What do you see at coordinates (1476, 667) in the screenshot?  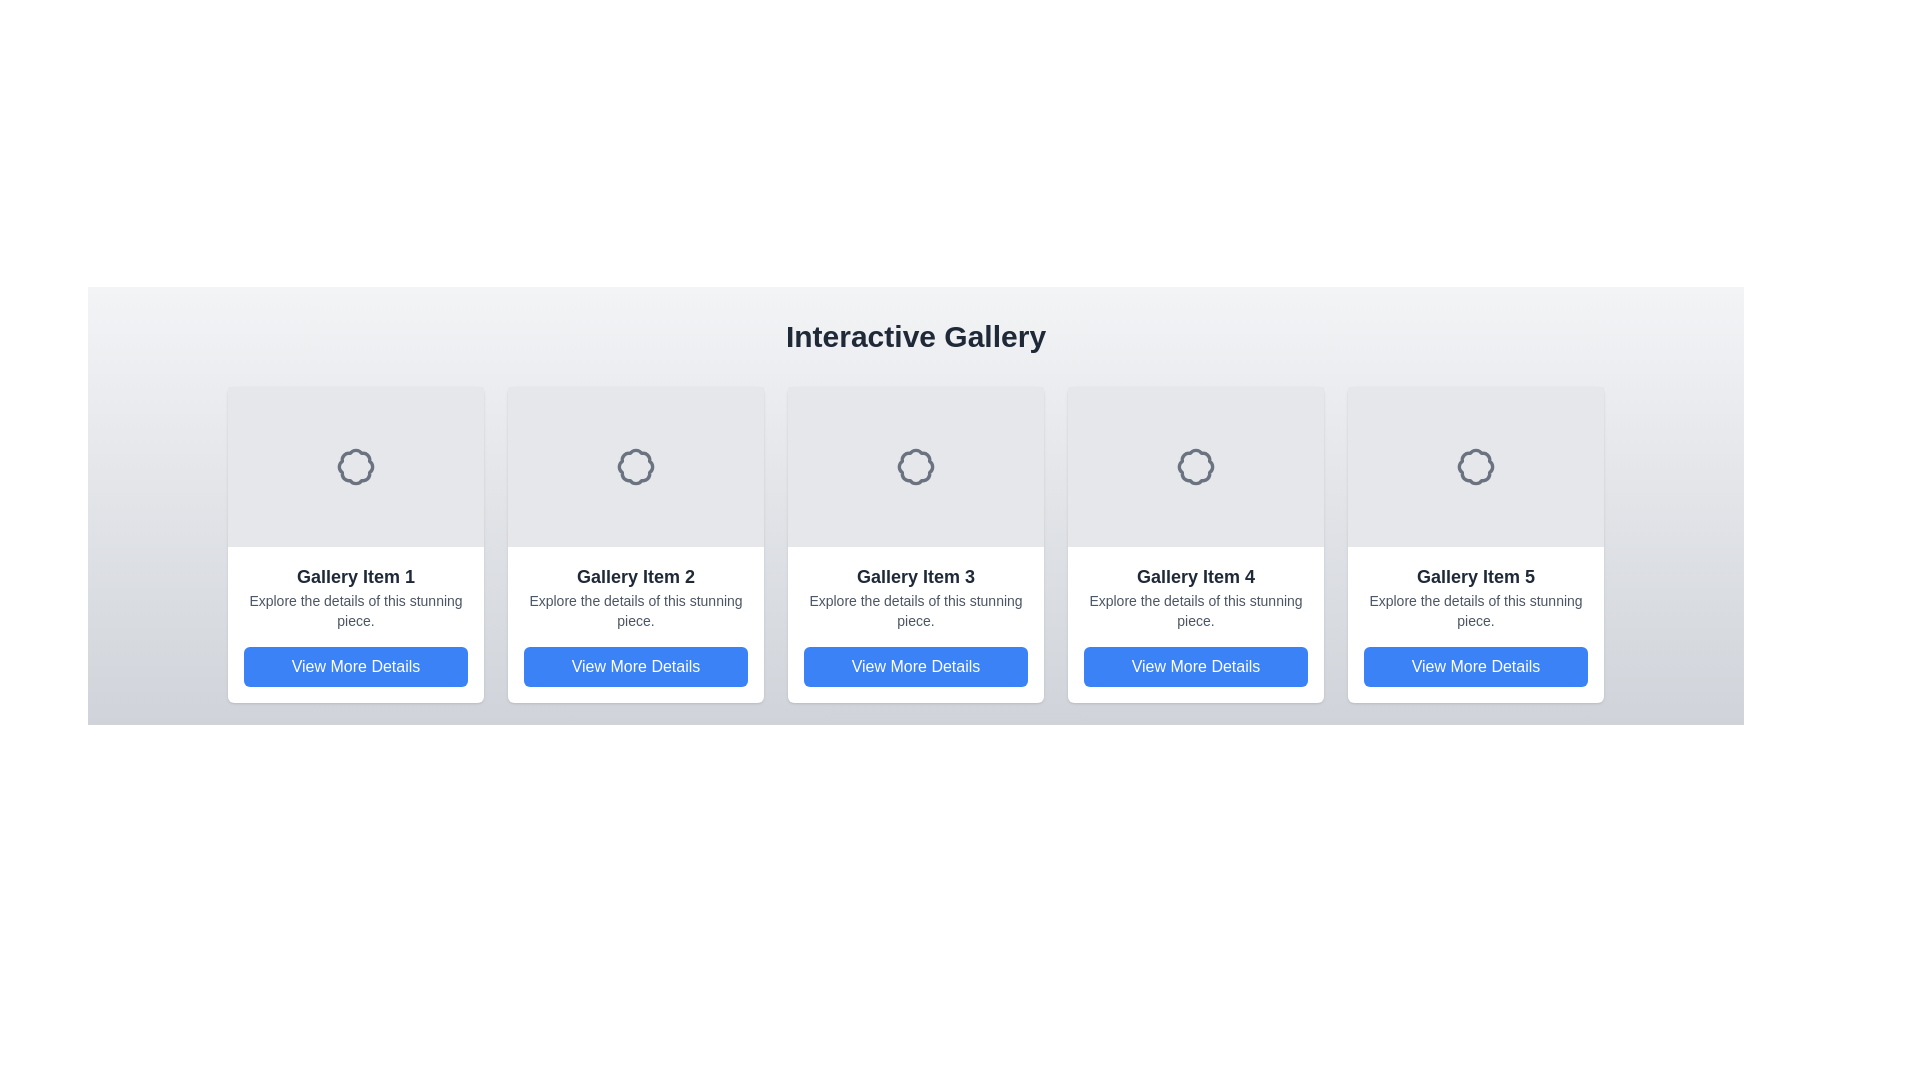 I see `the button located in the bottom section of the card labeled 'Gallery Item 5', directly below the text 'Explore the details of this stunning piece.'` at bounding box center [1476, 667].